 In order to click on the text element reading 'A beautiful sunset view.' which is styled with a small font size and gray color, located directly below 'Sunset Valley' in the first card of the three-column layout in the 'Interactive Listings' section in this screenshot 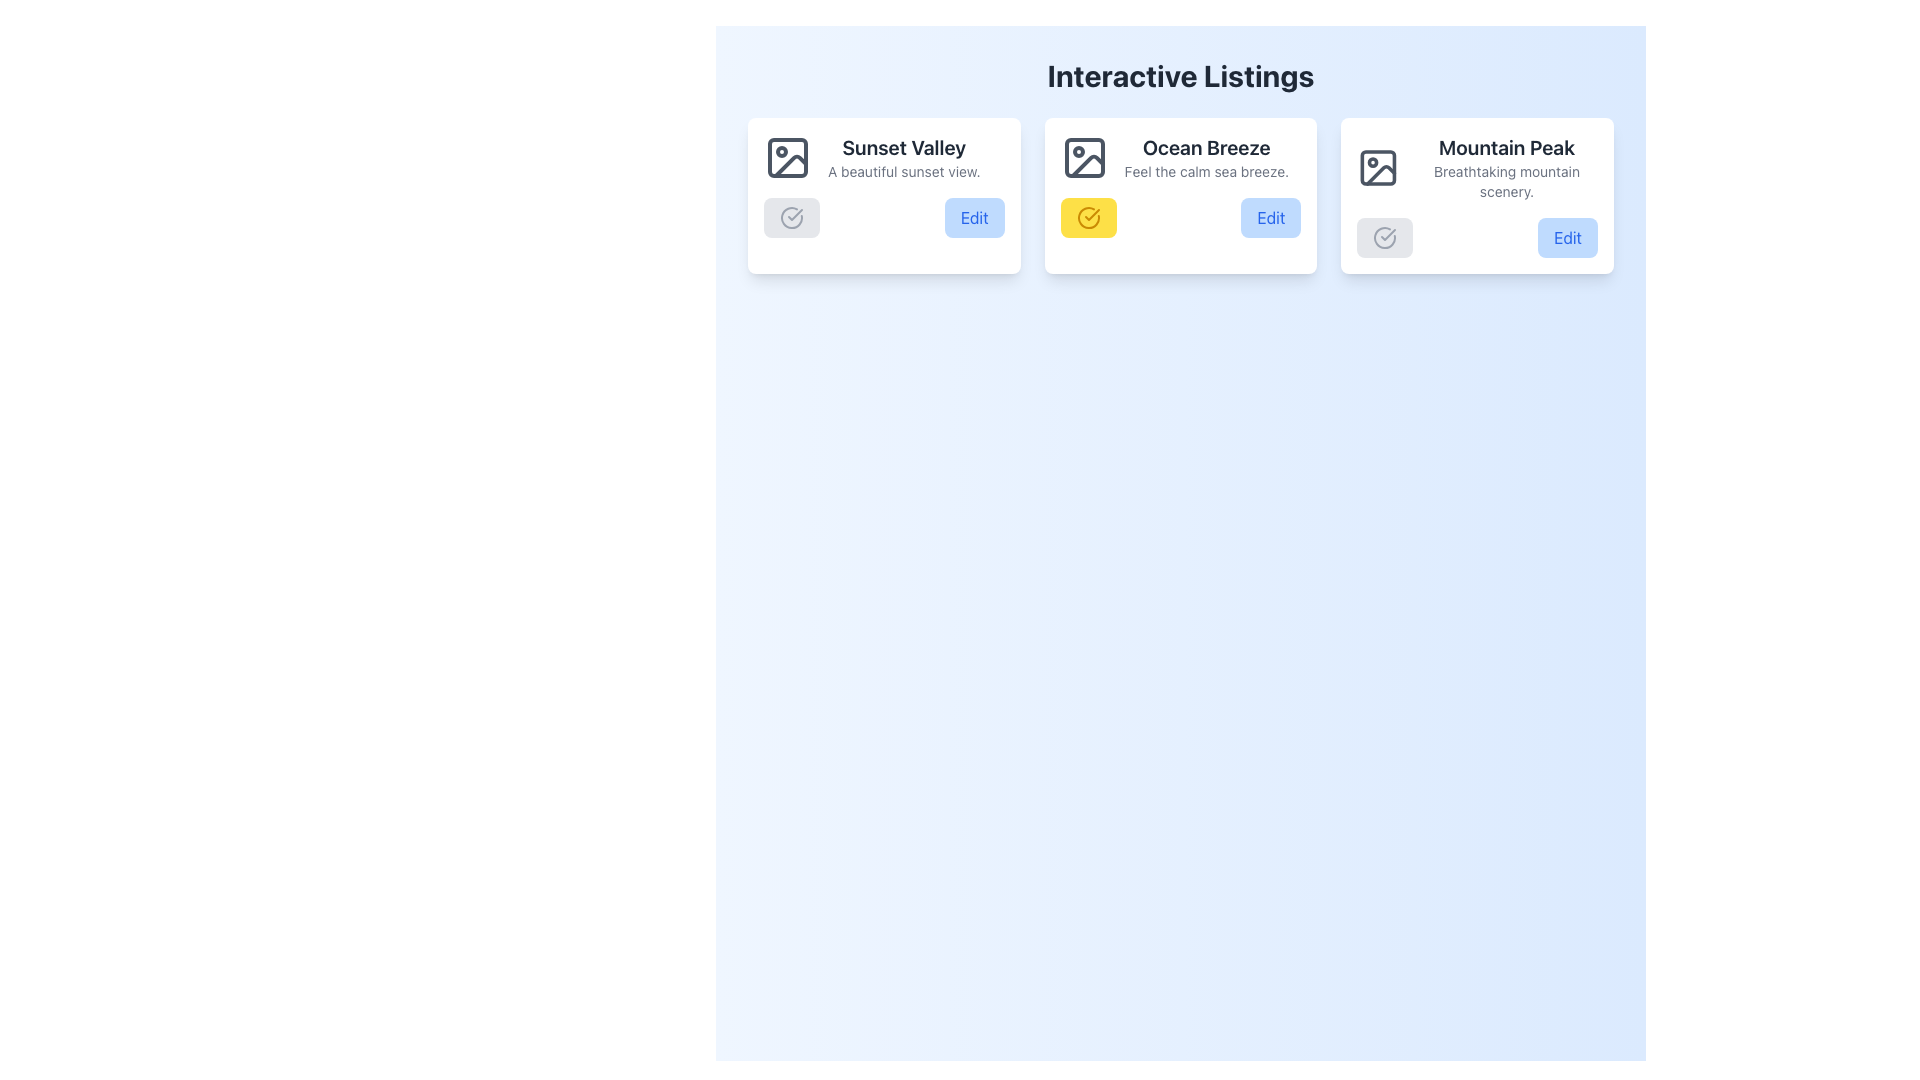, I will do `click(903, 171)`.